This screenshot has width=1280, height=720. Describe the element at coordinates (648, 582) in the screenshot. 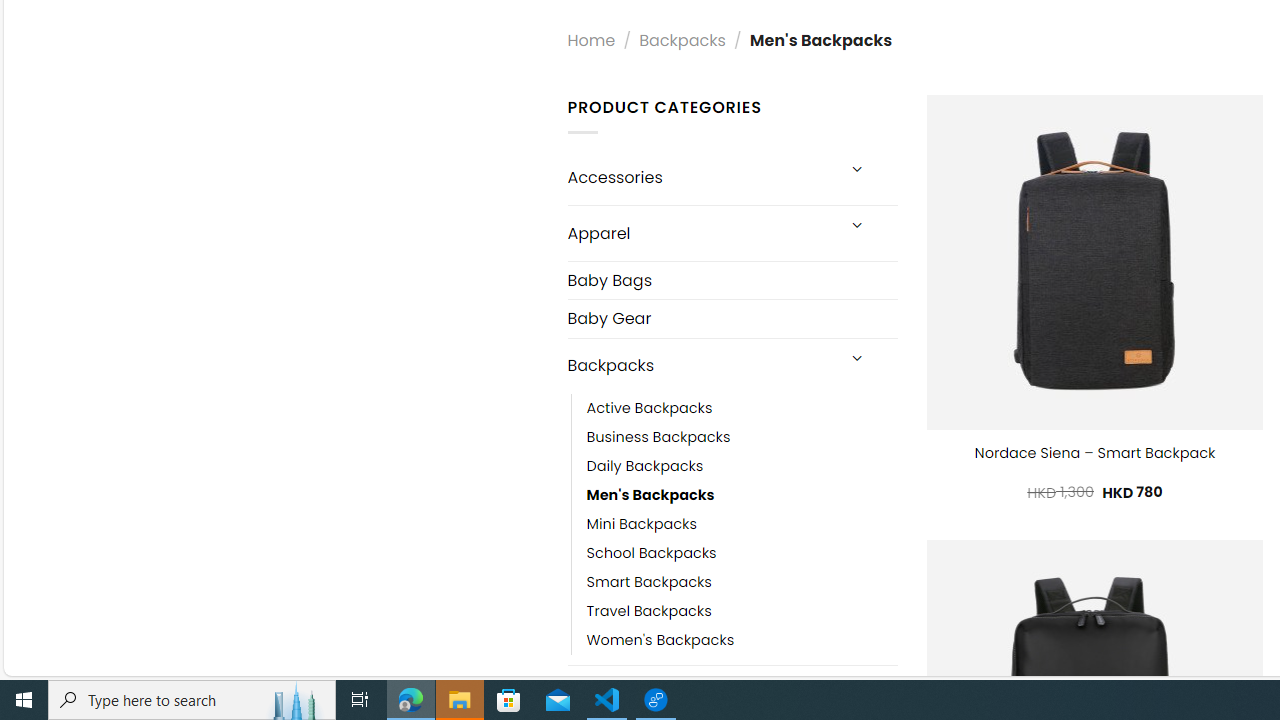

I see `'Smart Backpacks'` at that location.